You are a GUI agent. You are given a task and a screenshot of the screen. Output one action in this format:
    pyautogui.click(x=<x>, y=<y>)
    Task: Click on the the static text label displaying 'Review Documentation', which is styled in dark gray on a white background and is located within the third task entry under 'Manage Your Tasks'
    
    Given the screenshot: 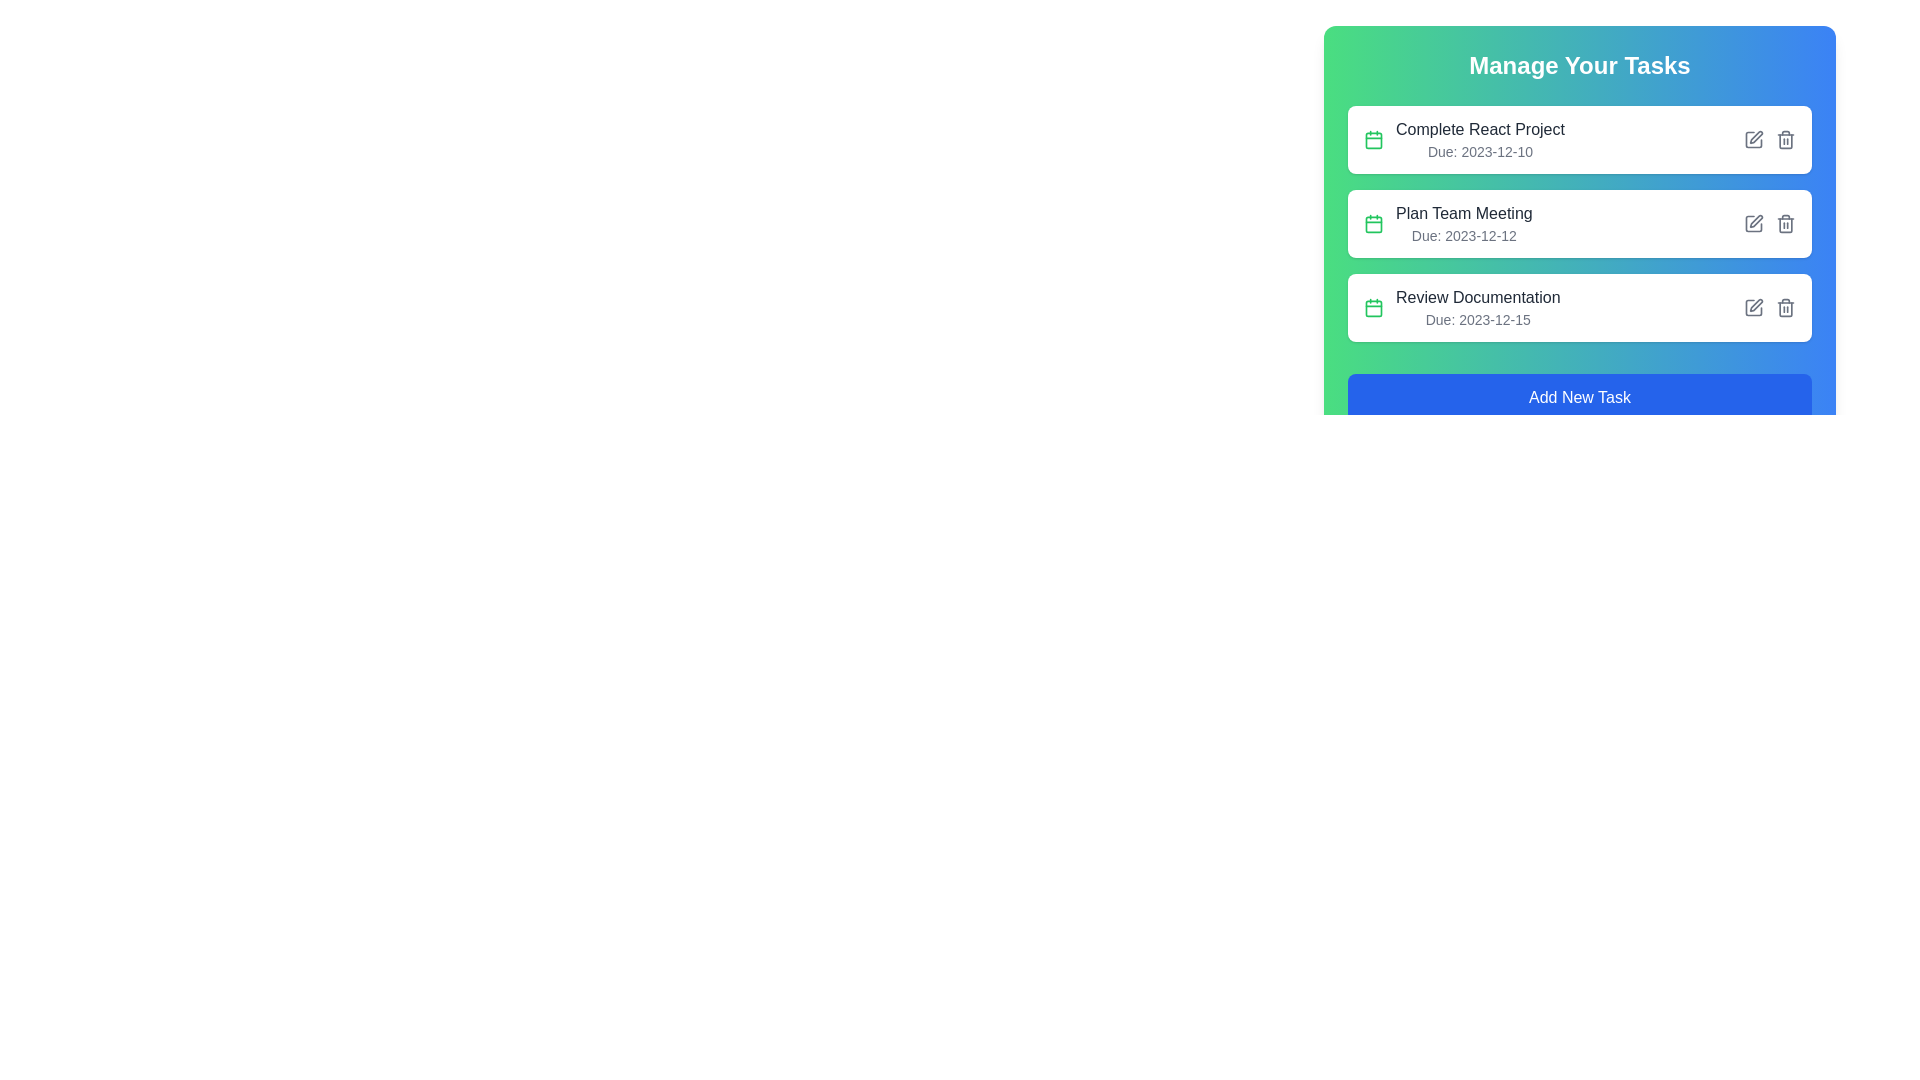 What is the action you would take?
    pyautogui.click(x=1478, y=297)
    